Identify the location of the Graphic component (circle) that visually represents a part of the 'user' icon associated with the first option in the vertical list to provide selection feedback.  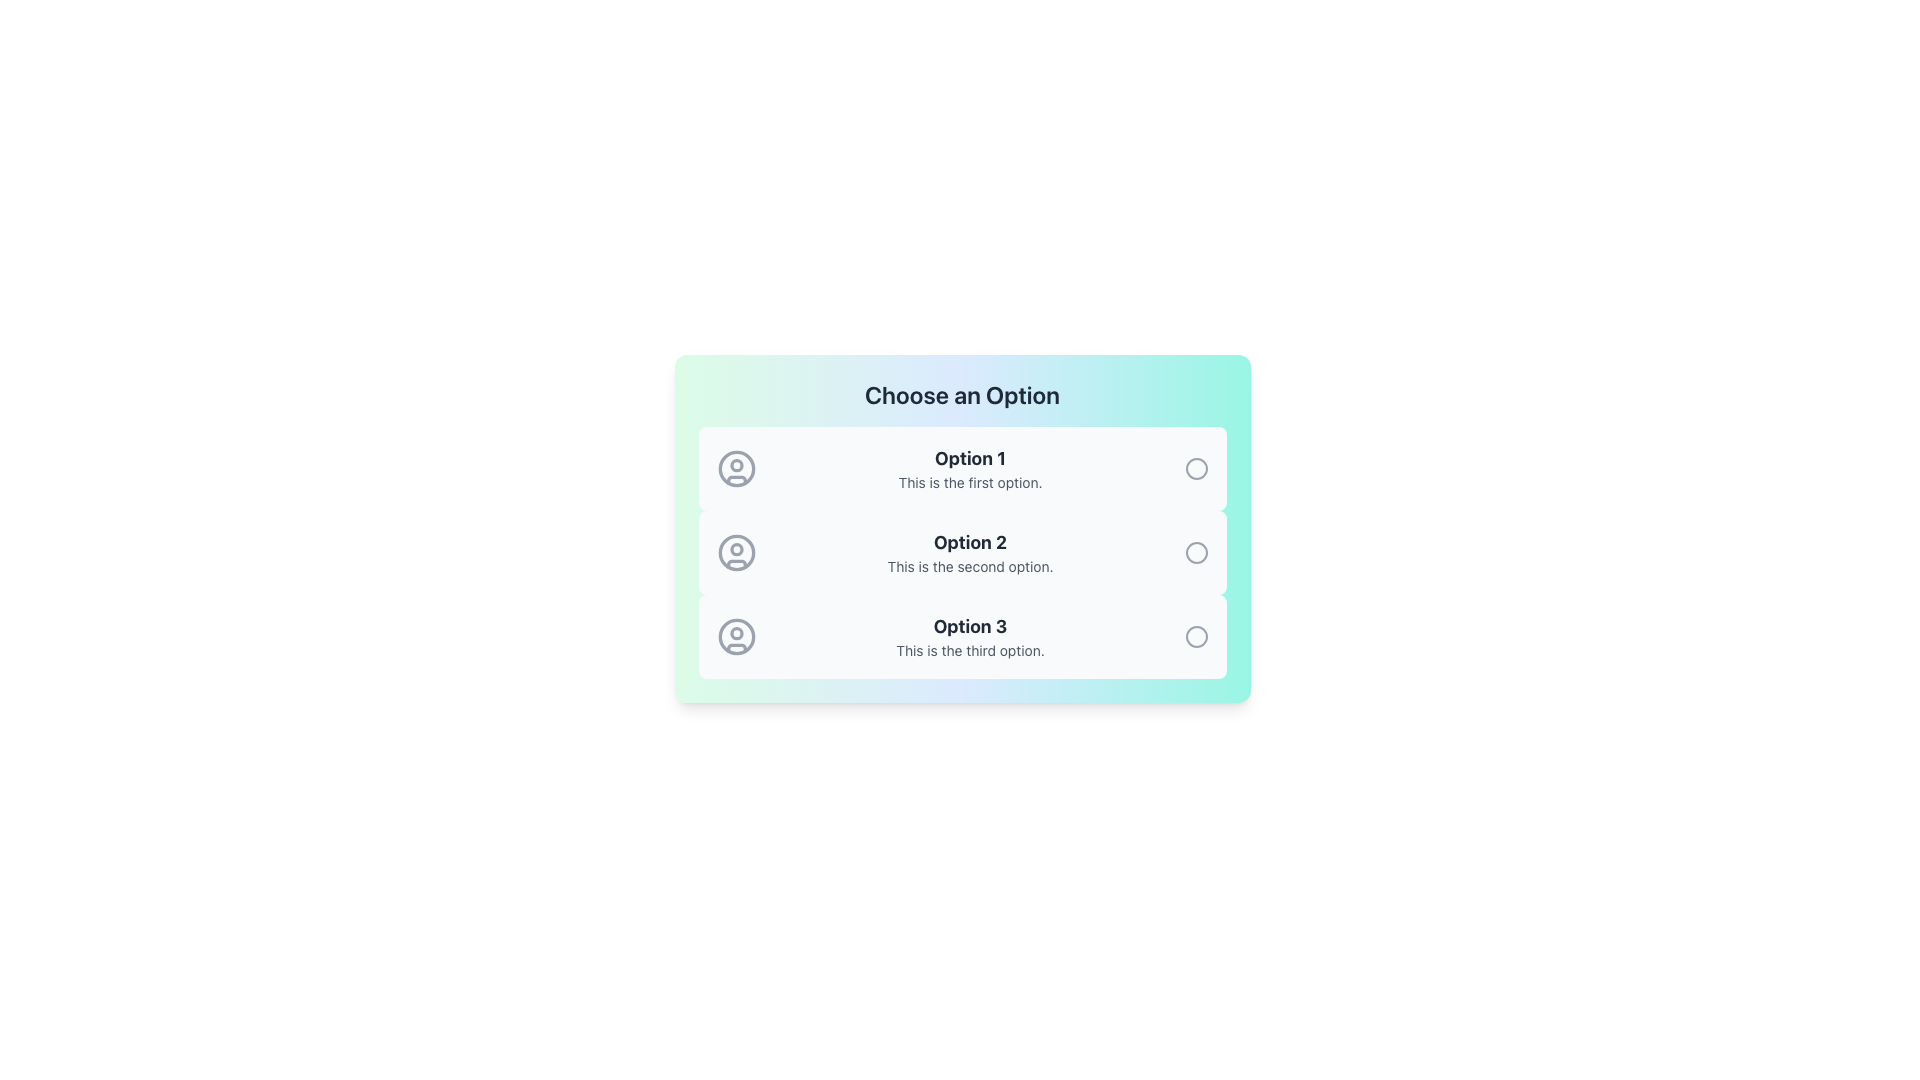
(735, 469).